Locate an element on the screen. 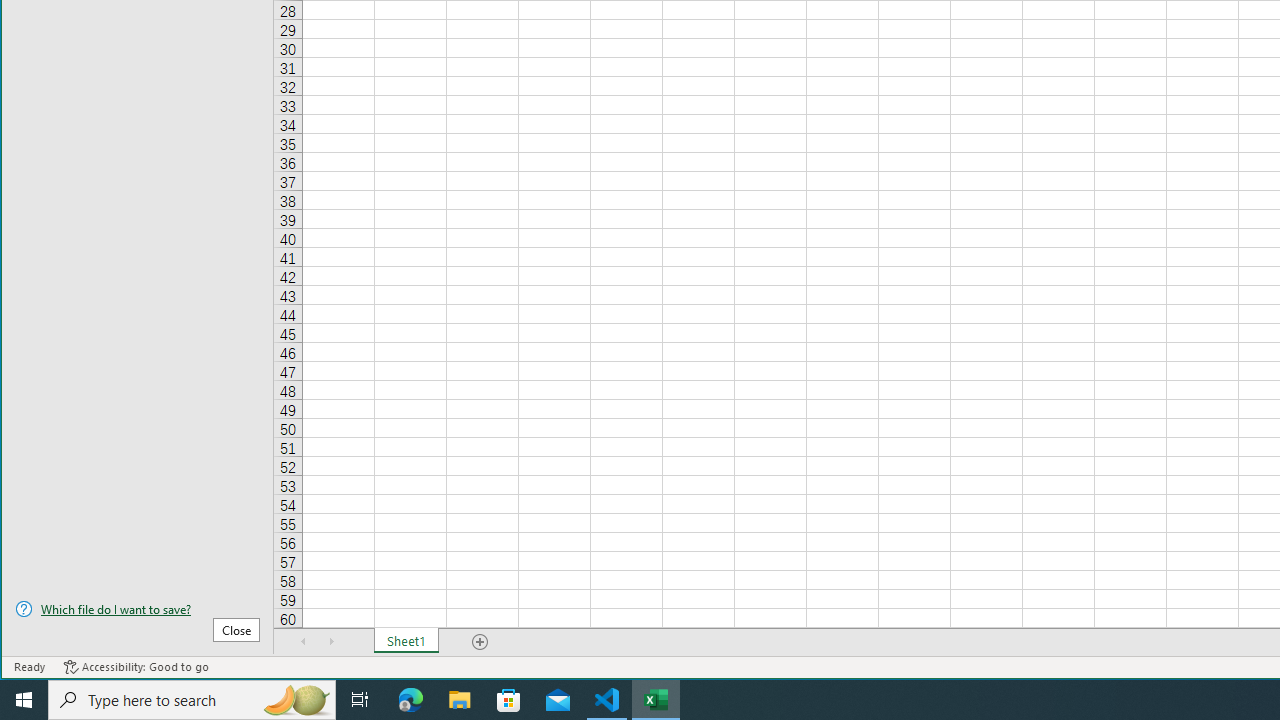 The height and width of the screenshot is (720, 1280). 'File Explorer' is located at coordinates (459, 698).